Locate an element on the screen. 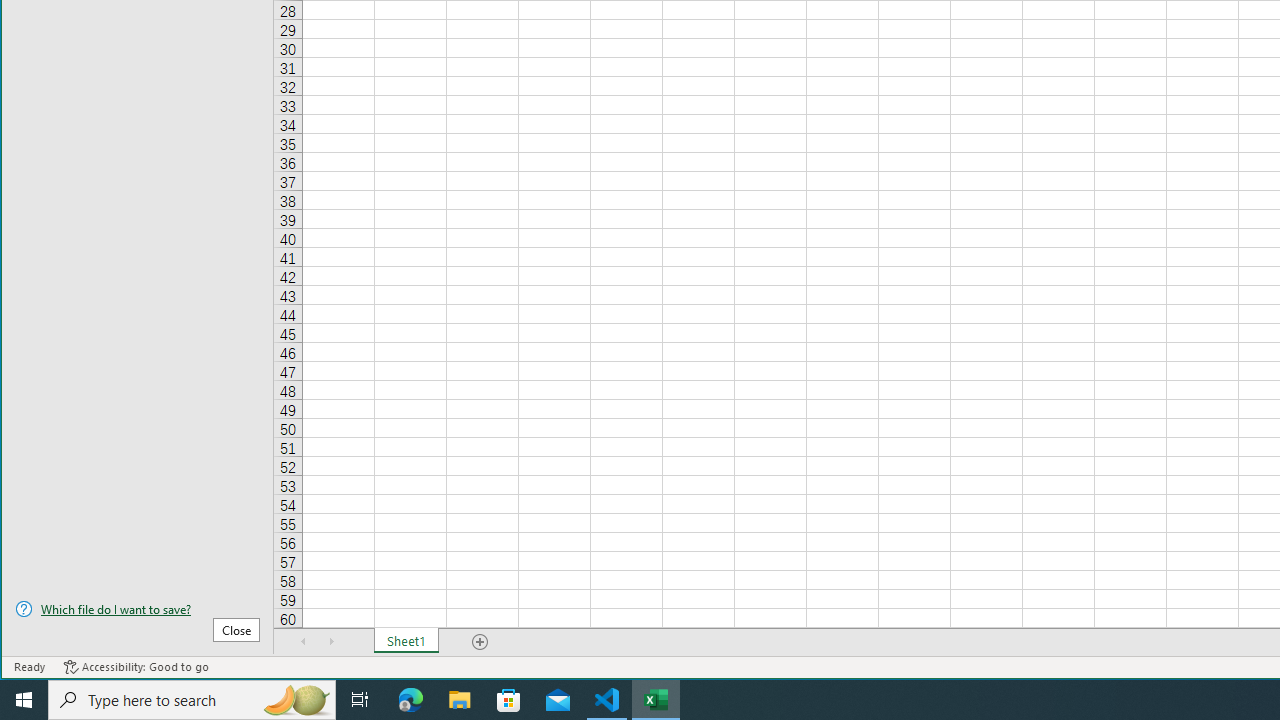 The height and width of the screenshot is (720, 1280). 'File Explorer' is located at coordinates (459, 698).